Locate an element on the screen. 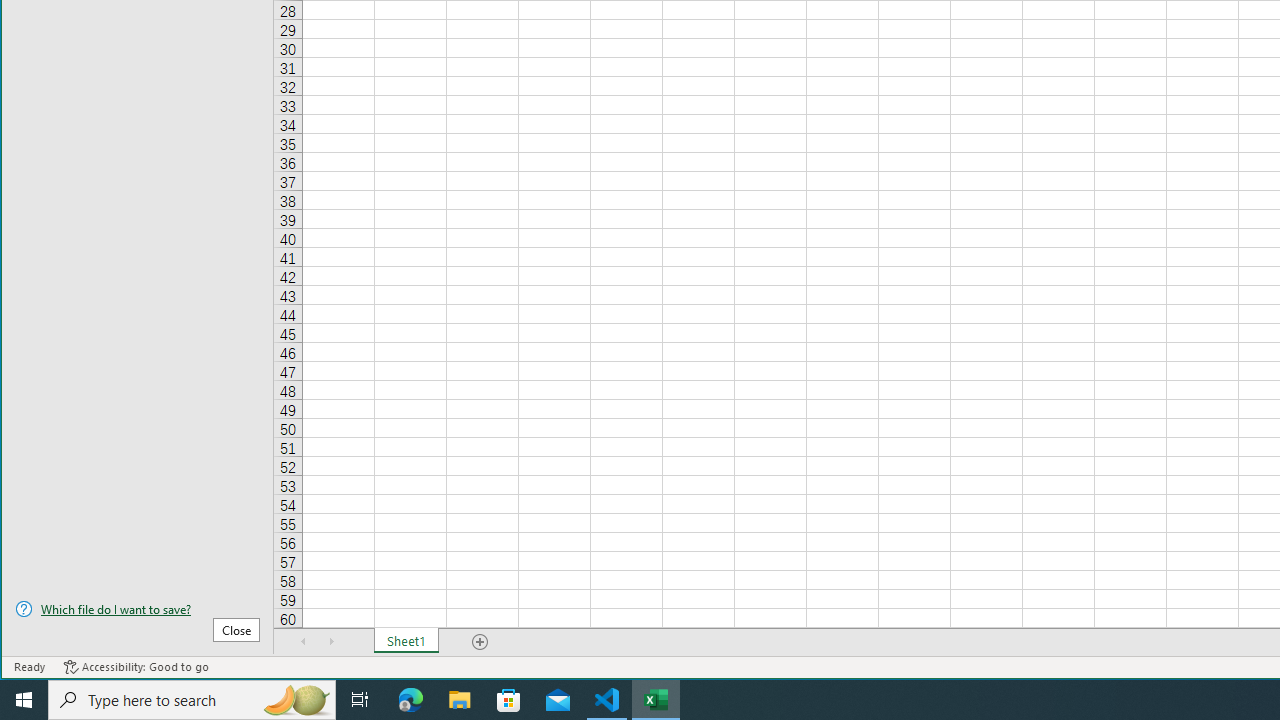 The height and width of the screenshot is (720, 1280). 'File Explorer' is located at coordinates (459, 698).